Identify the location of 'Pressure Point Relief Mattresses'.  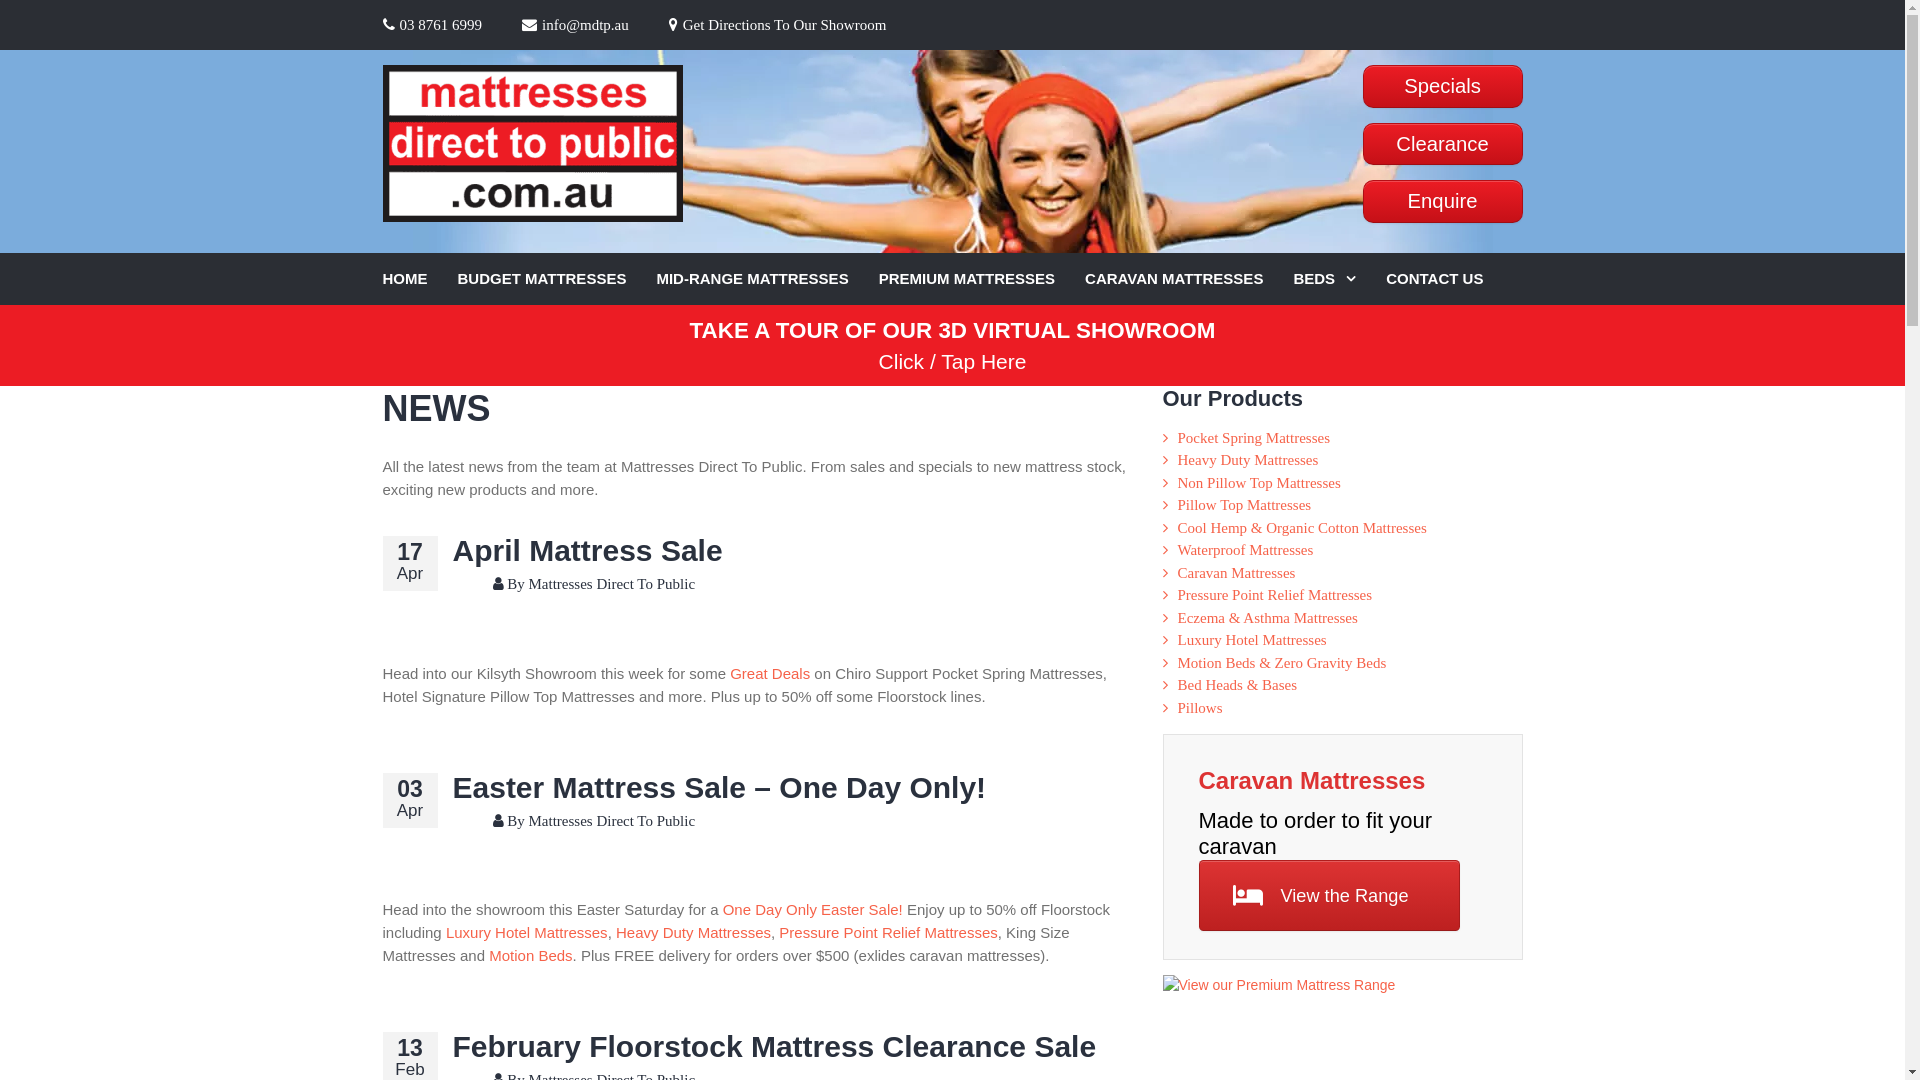
(1177, 593).